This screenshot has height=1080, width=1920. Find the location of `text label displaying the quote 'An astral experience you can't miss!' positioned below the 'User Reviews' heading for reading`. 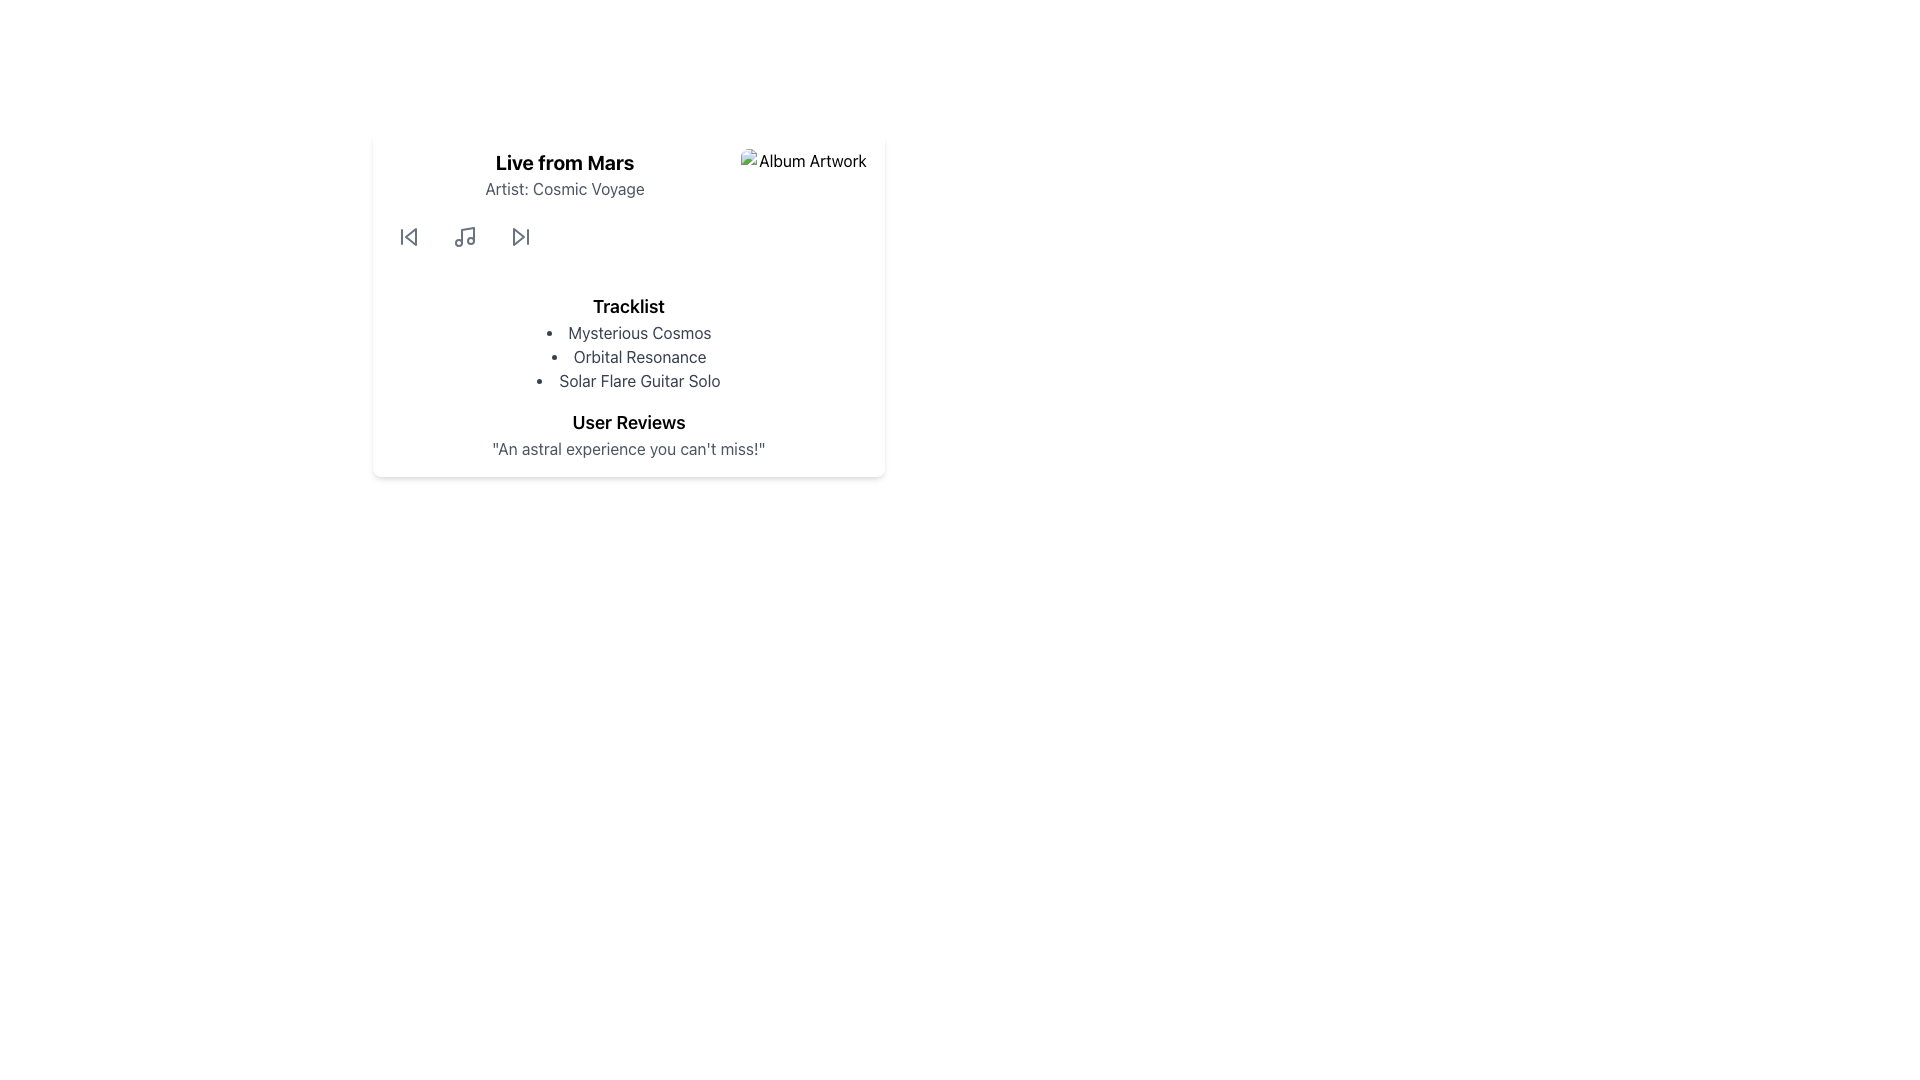

text label displaying the quote 'An astral experience you can't miss!' positioned below the 'User Reviews' heading for reading is located at coordinates (627, 447).